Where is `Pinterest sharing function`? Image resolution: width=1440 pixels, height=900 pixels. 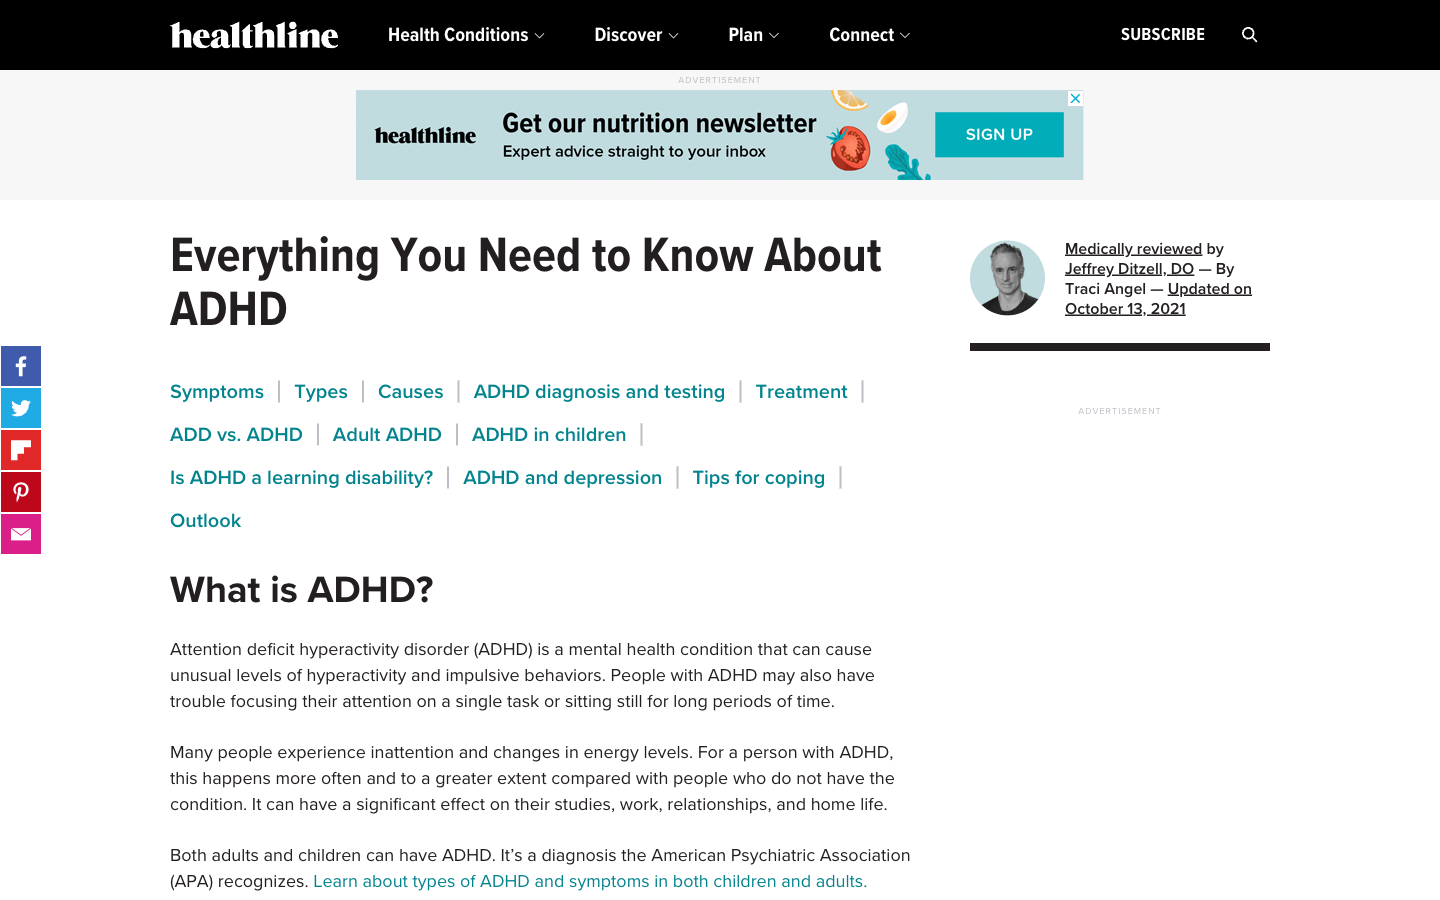 Pinterest sharing function is located at coordinates (20, 491).